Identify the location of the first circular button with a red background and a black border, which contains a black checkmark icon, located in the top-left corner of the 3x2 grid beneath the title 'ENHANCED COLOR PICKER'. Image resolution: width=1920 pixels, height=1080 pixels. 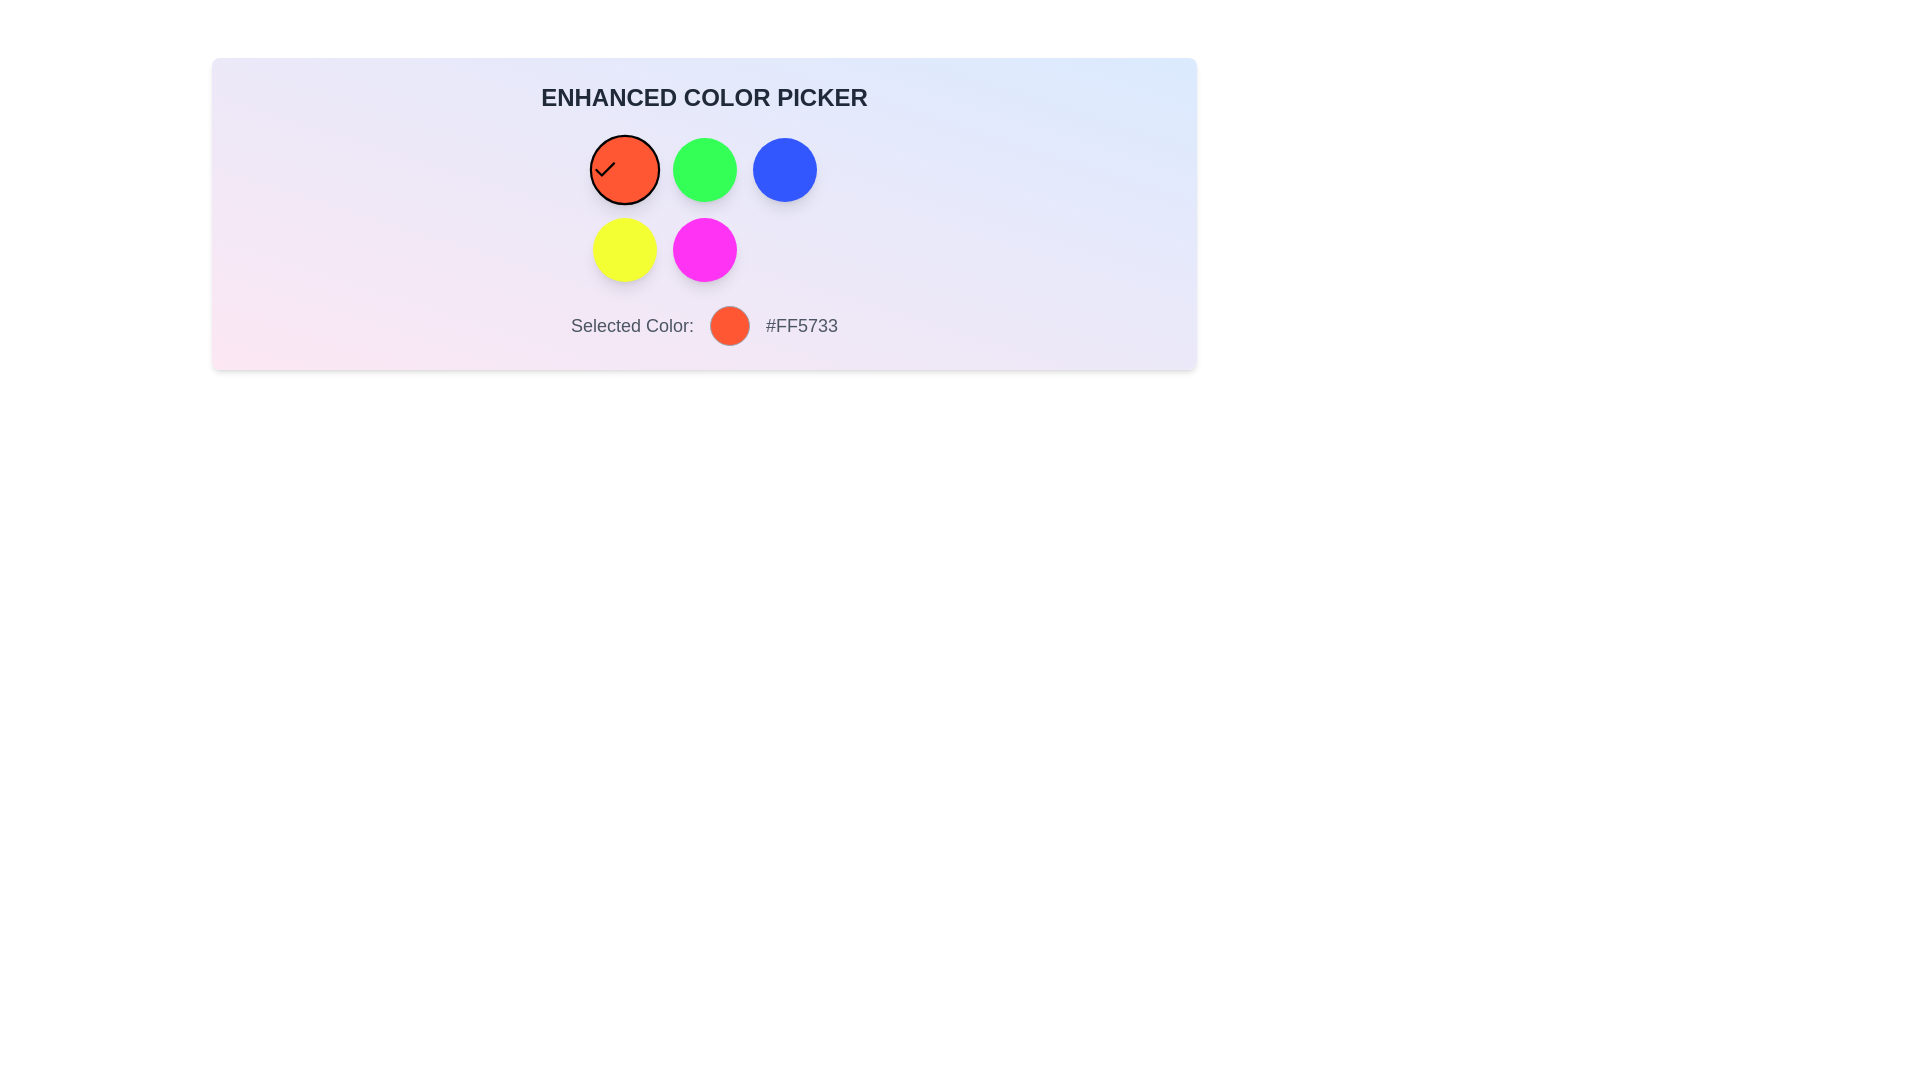
(623, 168).